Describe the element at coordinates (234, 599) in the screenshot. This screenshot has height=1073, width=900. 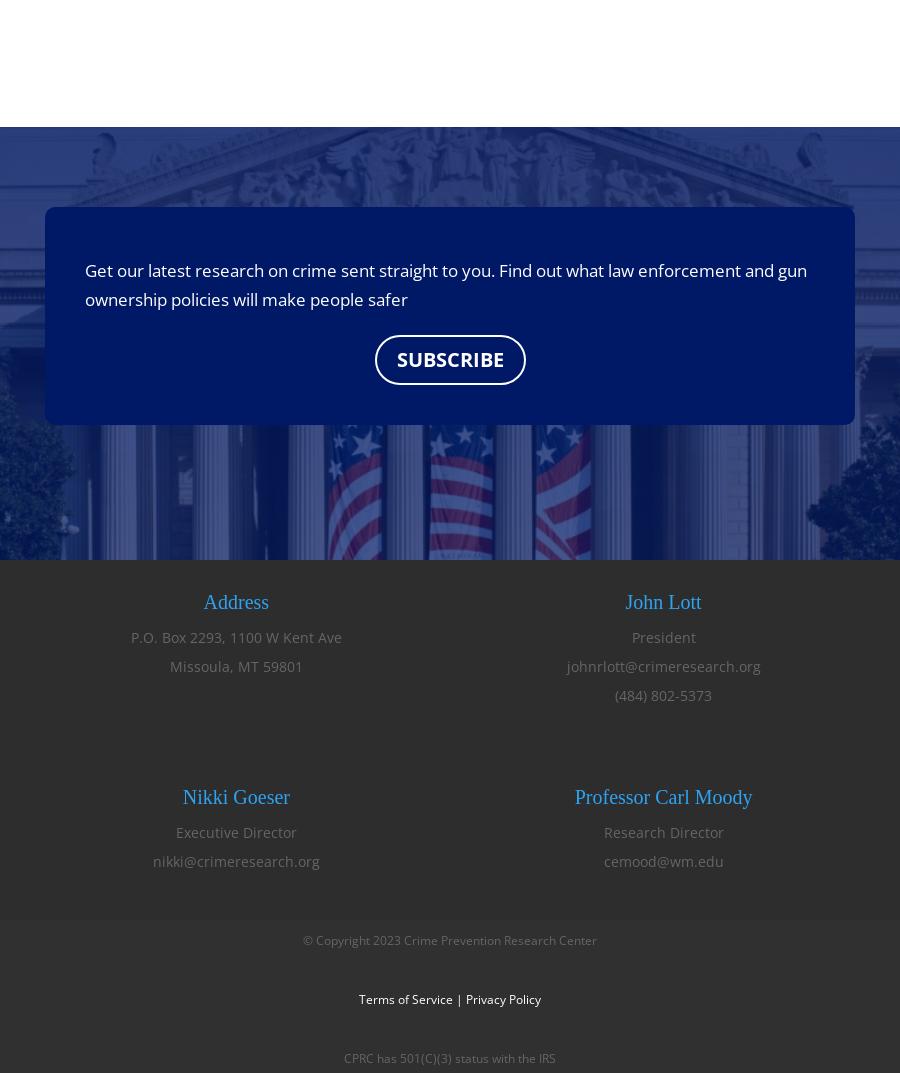
I see `'Address'` at that location.